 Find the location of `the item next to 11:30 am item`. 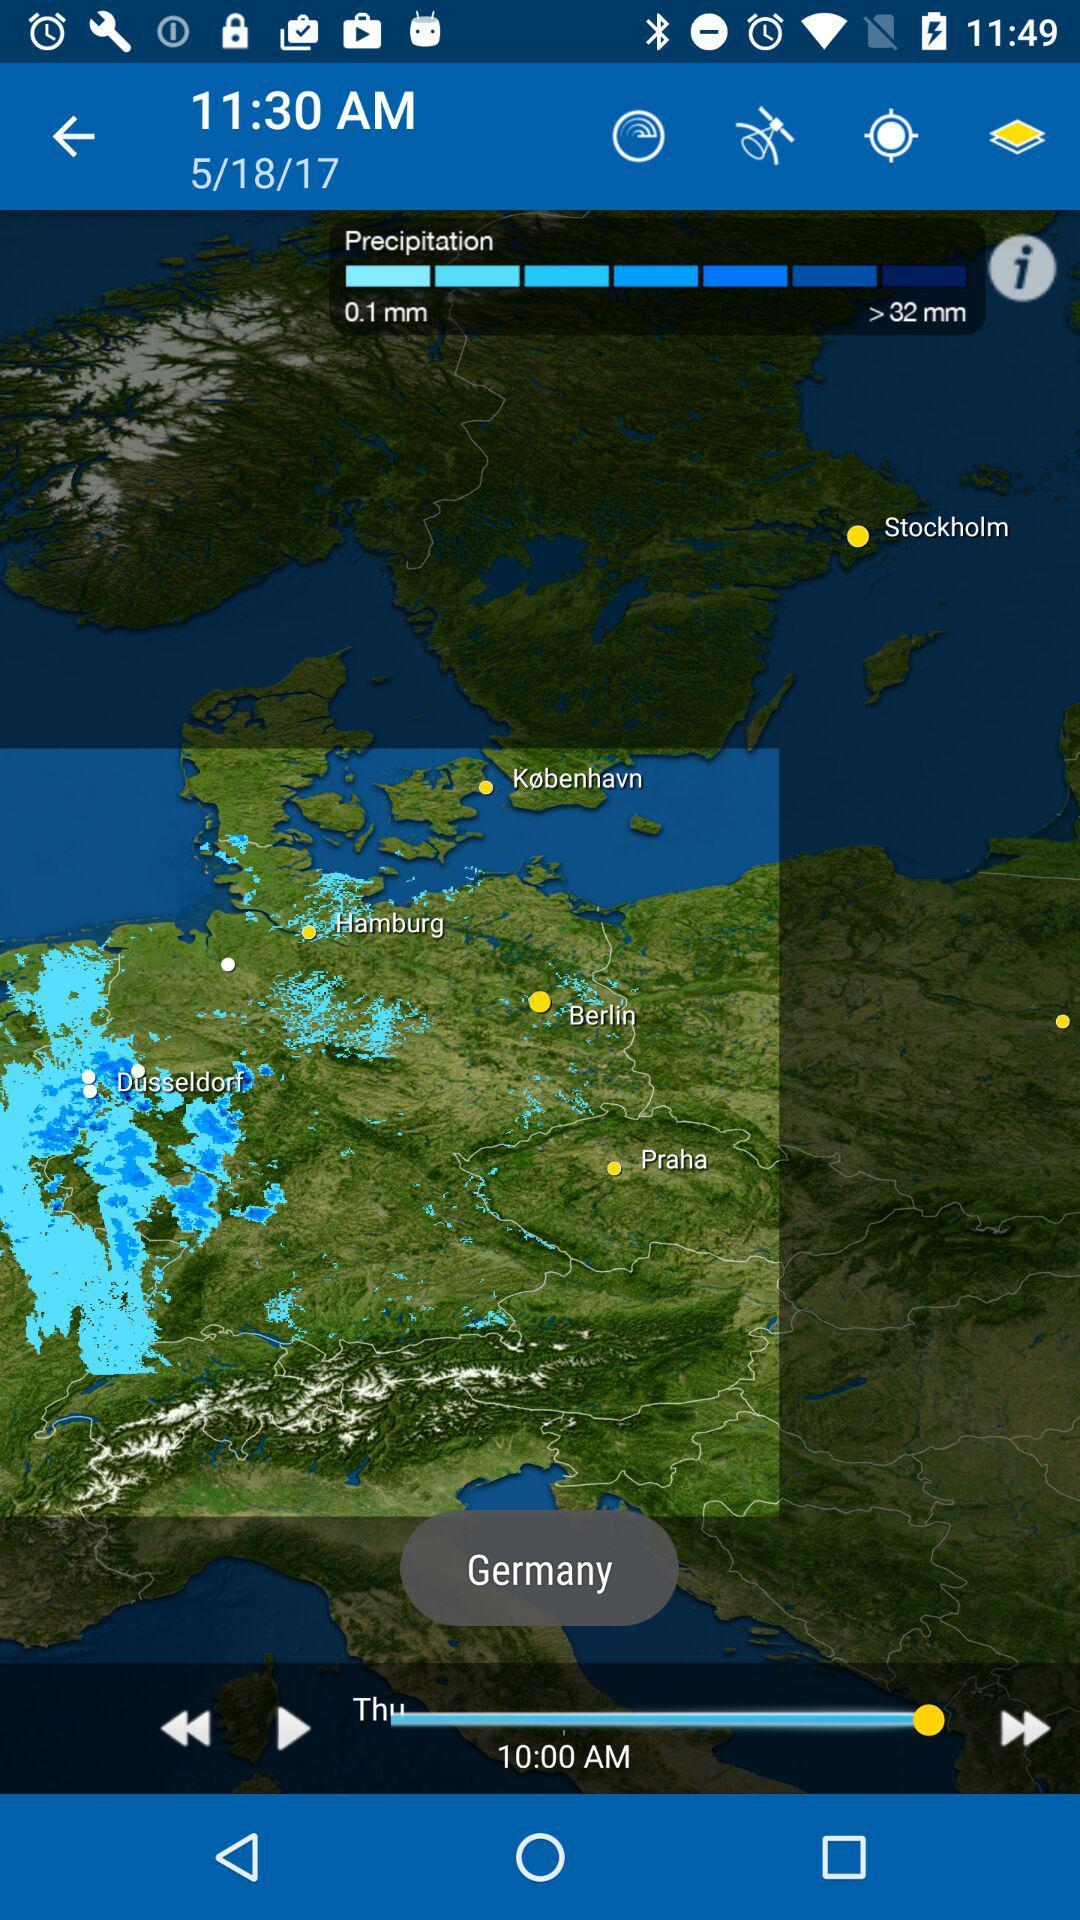

the item next to 11:30 am item is located at coordinates (639, 135).